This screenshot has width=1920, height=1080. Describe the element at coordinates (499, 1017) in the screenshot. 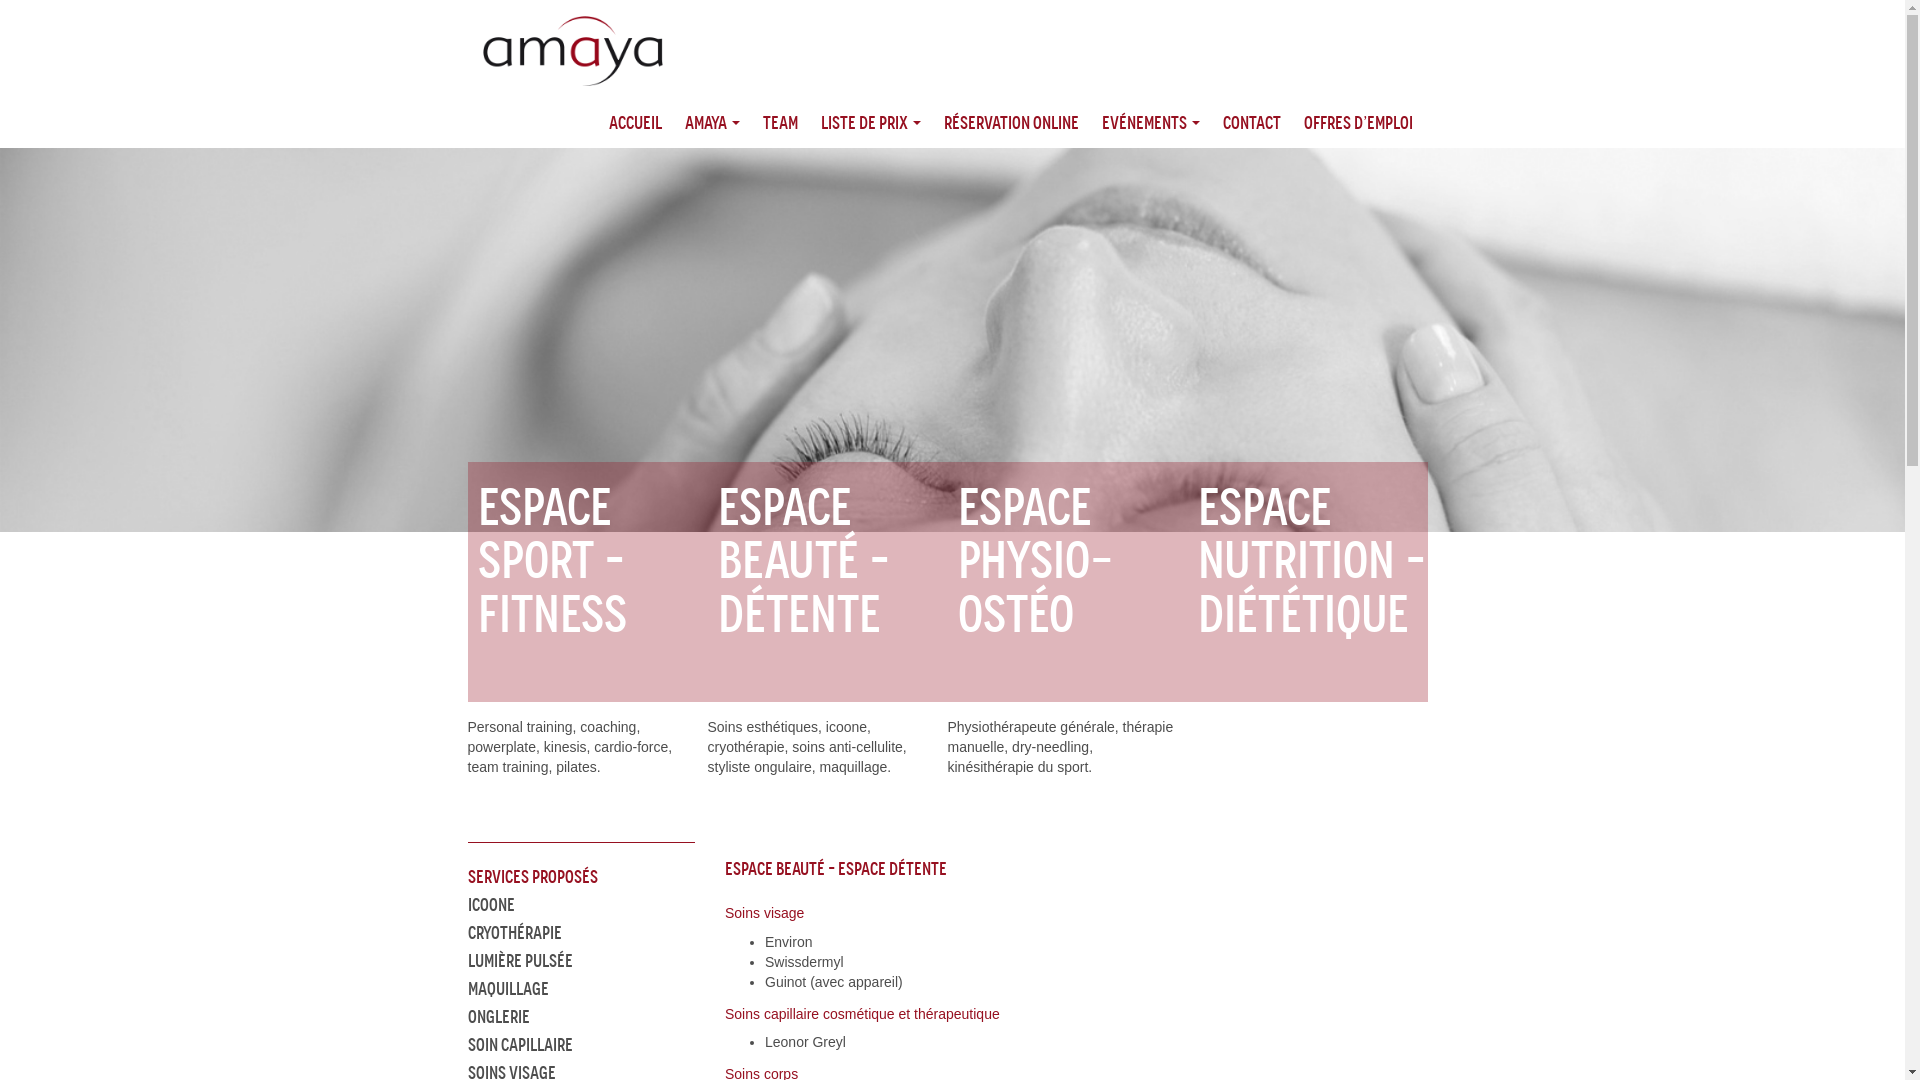

I see `'ONGLERIE'` at that location.